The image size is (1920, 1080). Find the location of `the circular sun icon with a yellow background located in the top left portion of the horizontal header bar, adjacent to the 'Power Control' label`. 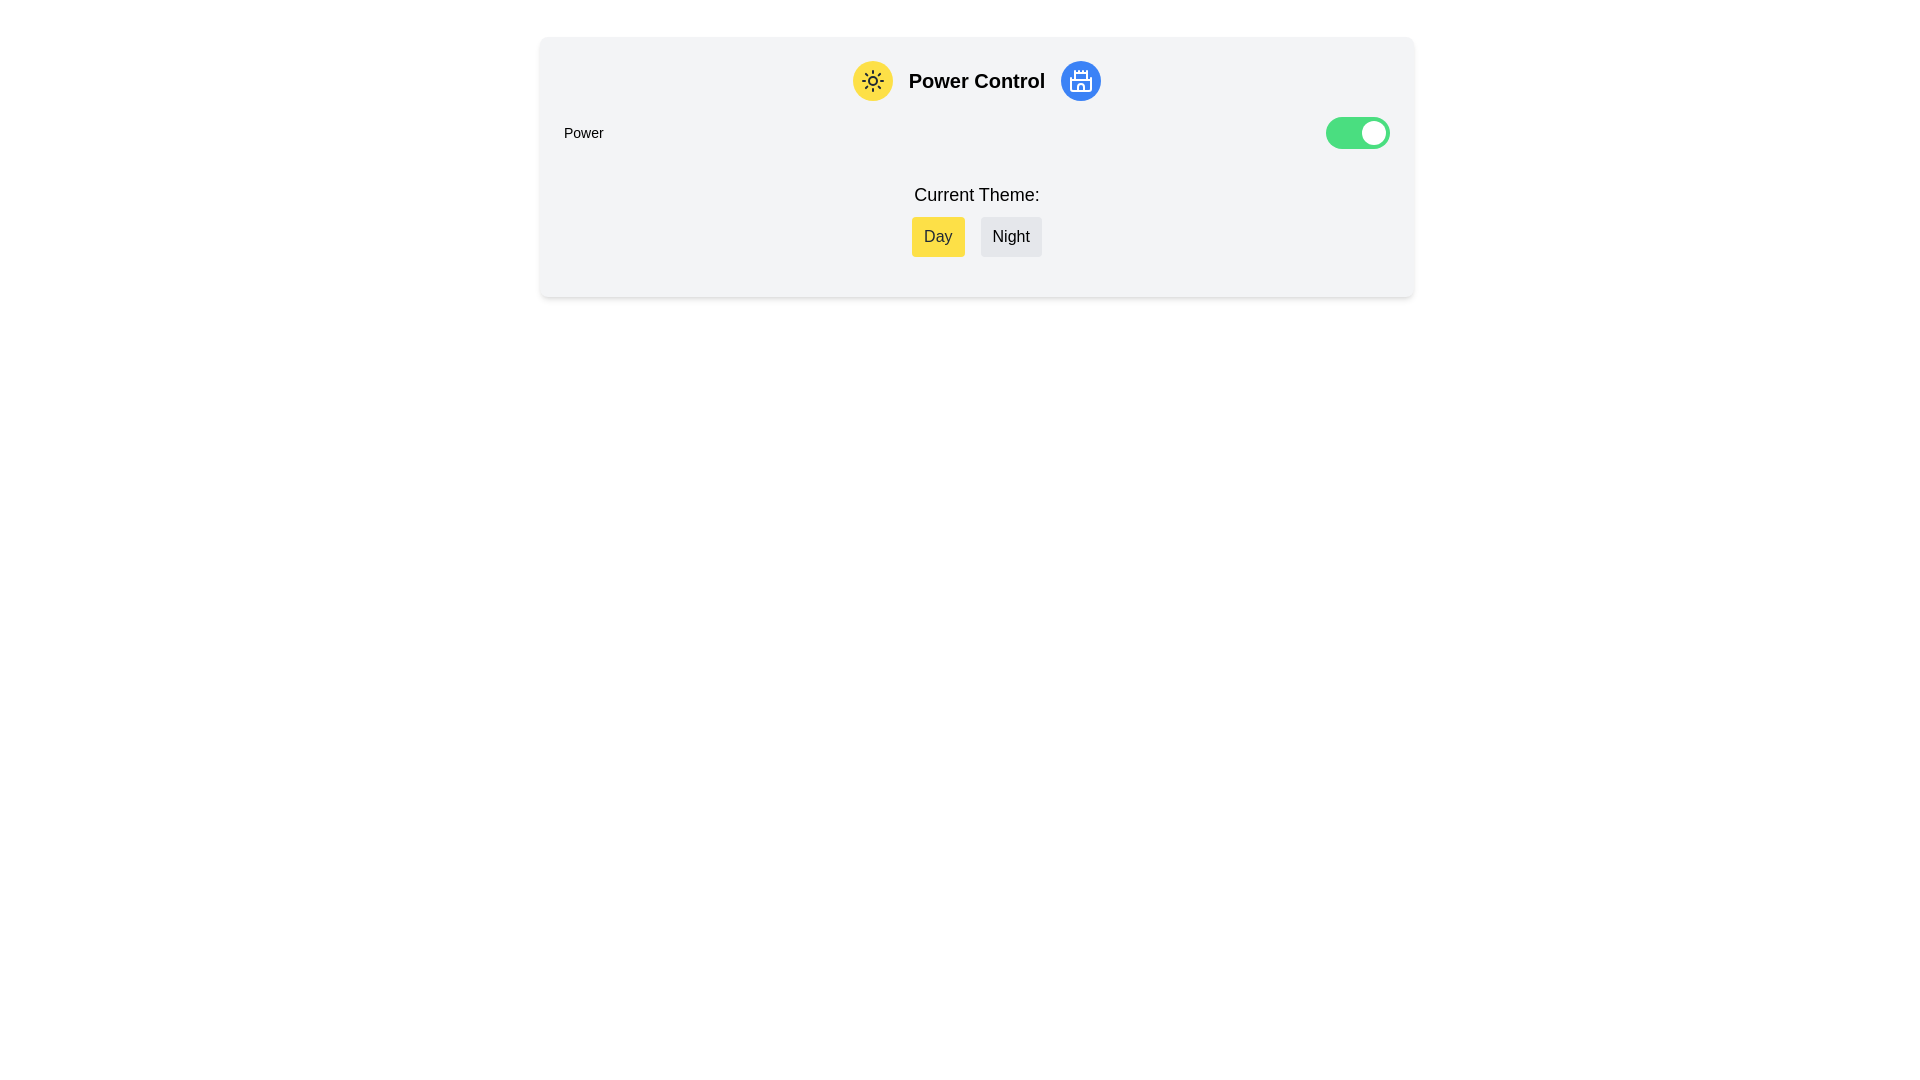

the circular sun icon with a yellow background located in the top left portion of the horizontal header bar, adjacent to the 'Power Control' label is located at coordinates (872, 80).